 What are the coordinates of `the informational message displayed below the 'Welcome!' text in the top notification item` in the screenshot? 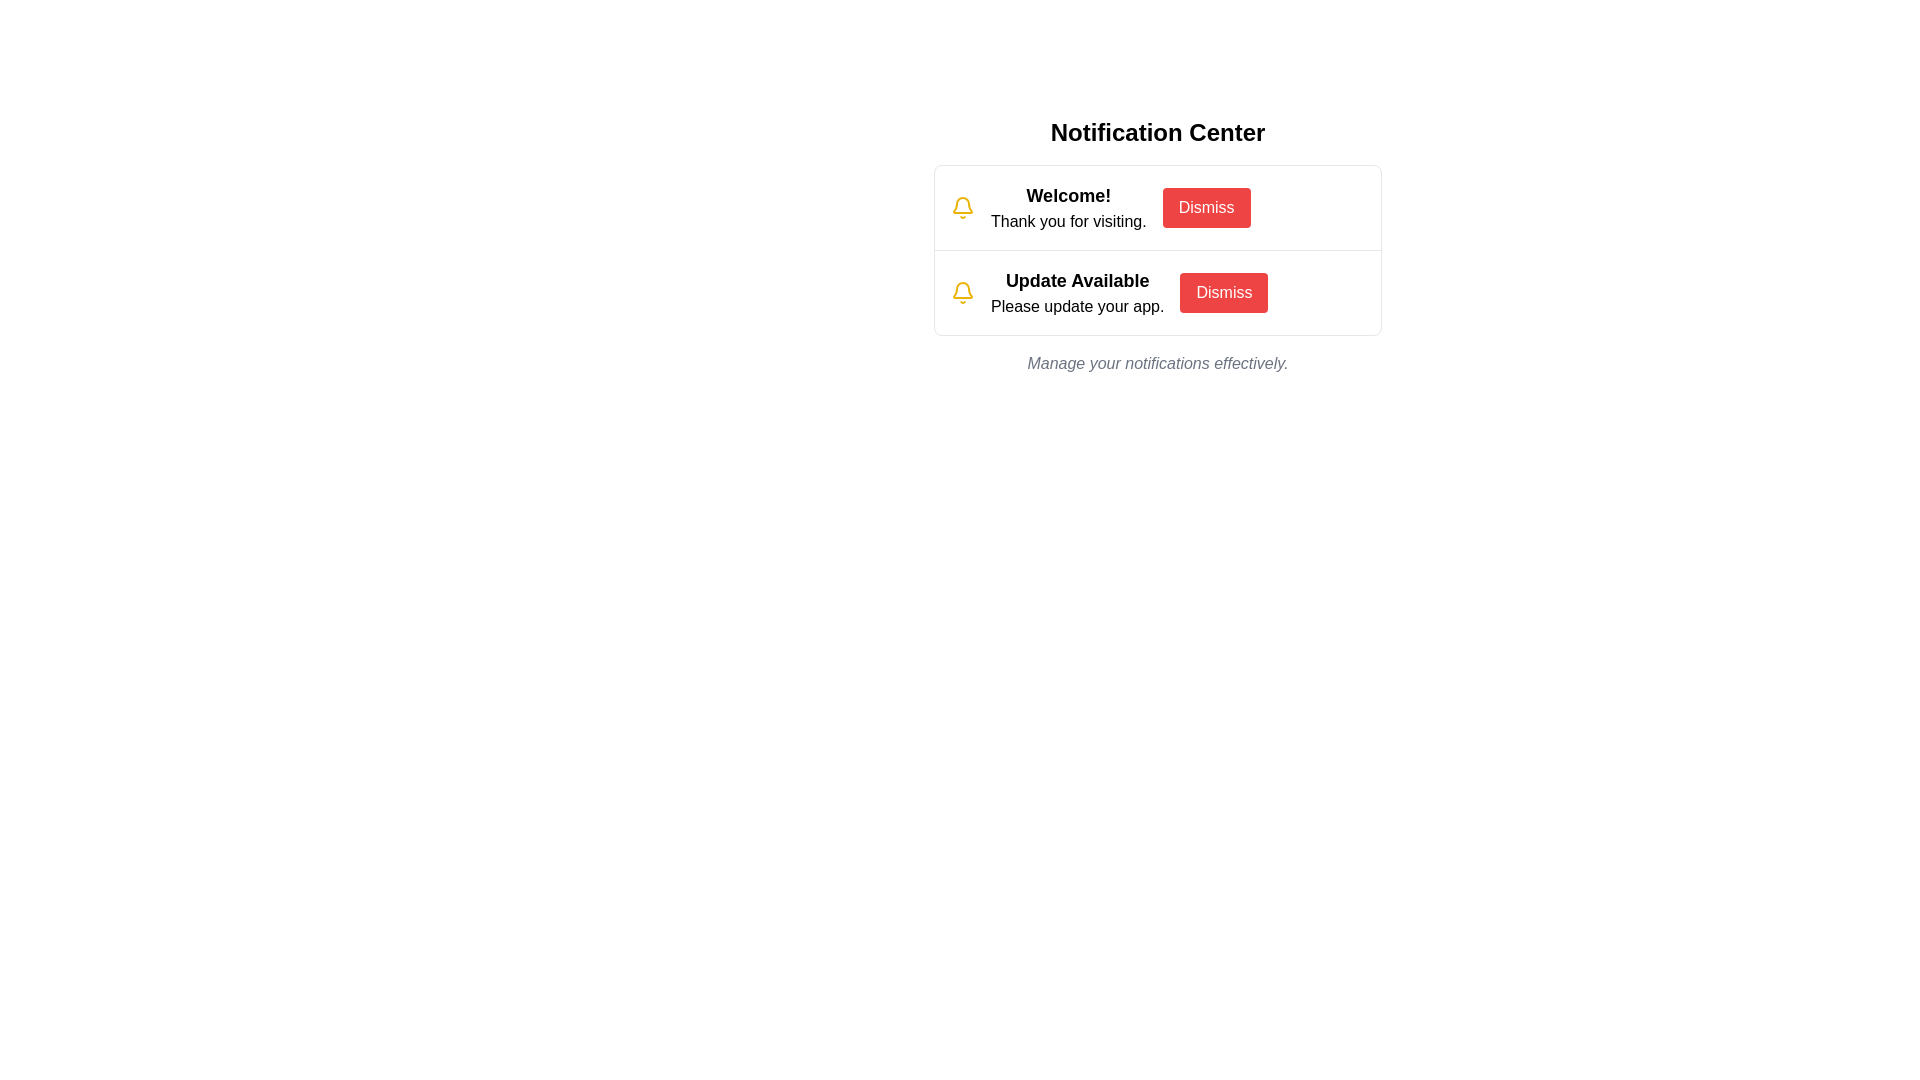 It's located at (1067, 222).